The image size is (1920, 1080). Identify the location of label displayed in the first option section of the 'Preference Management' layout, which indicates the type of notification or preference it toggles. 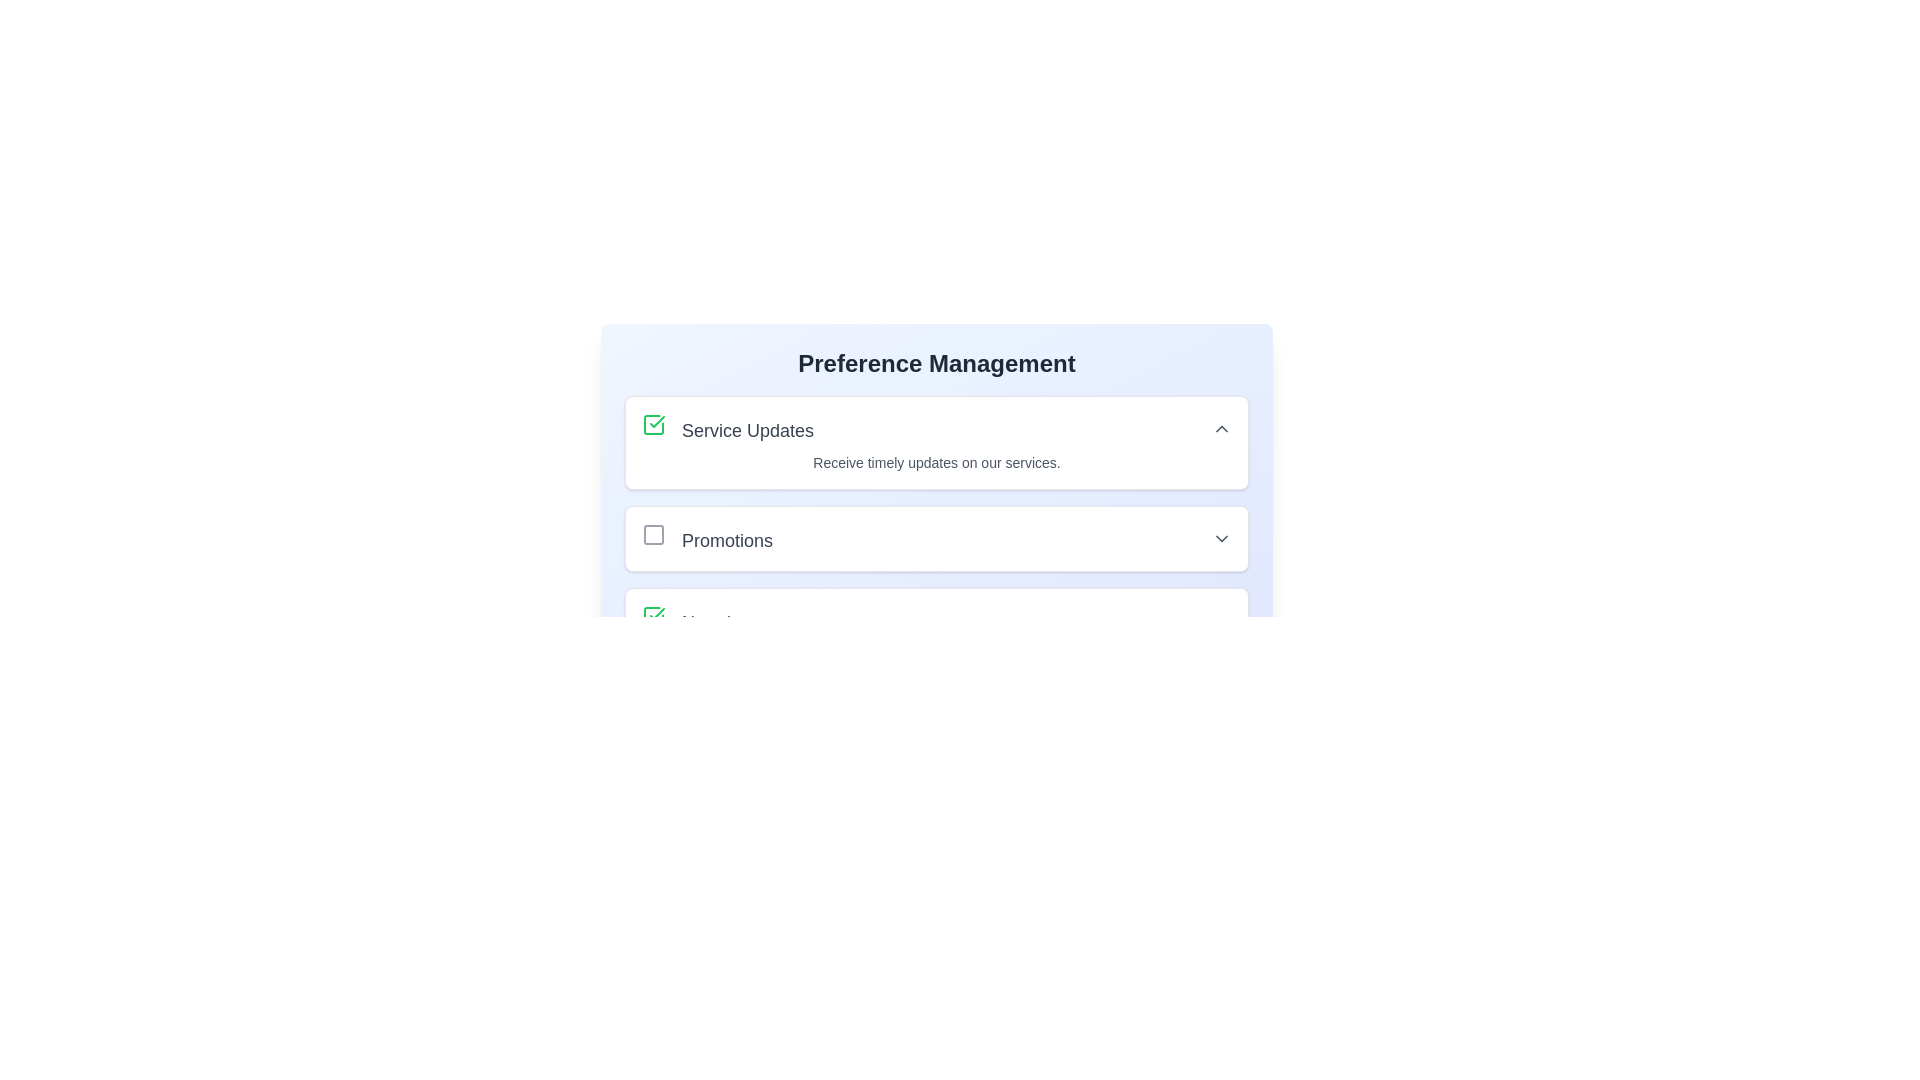
(727, 427).